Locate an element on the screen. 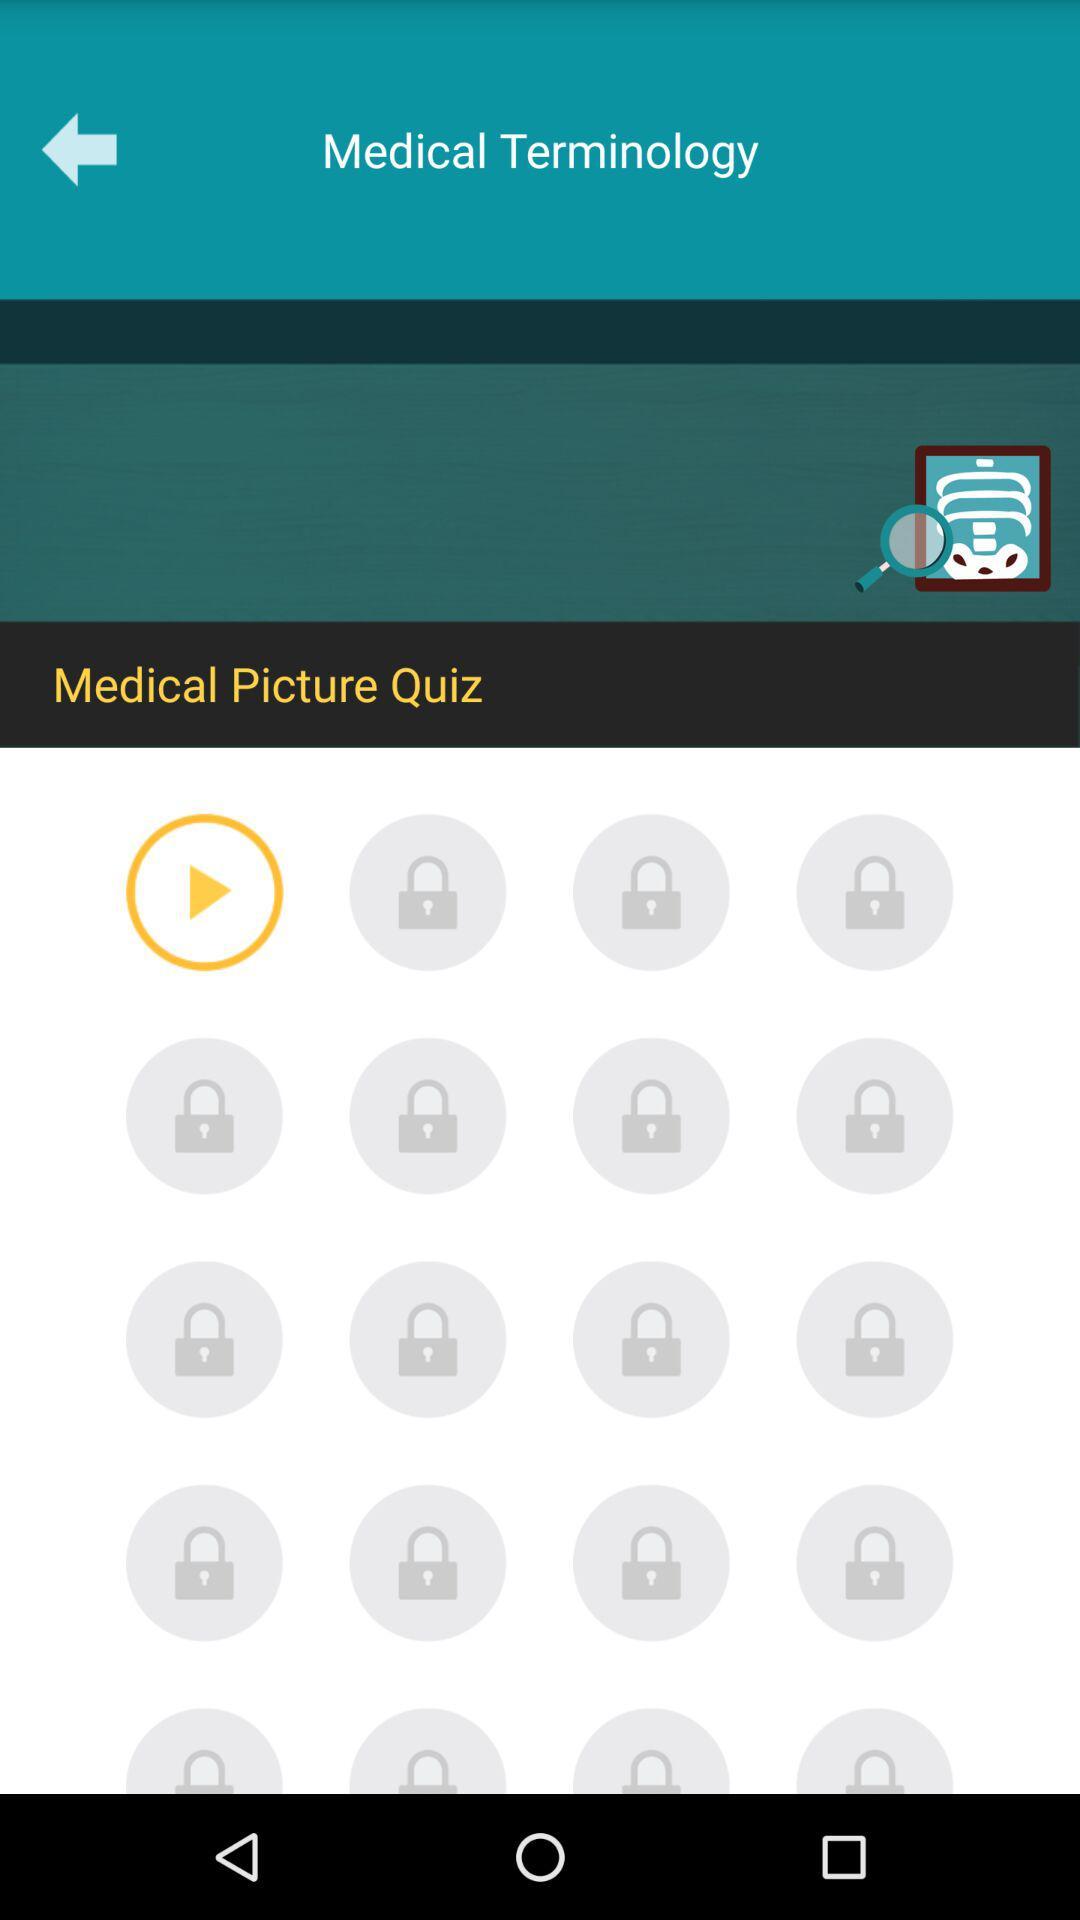  this item is locked or unavailable is located at coordinates (427, 891).